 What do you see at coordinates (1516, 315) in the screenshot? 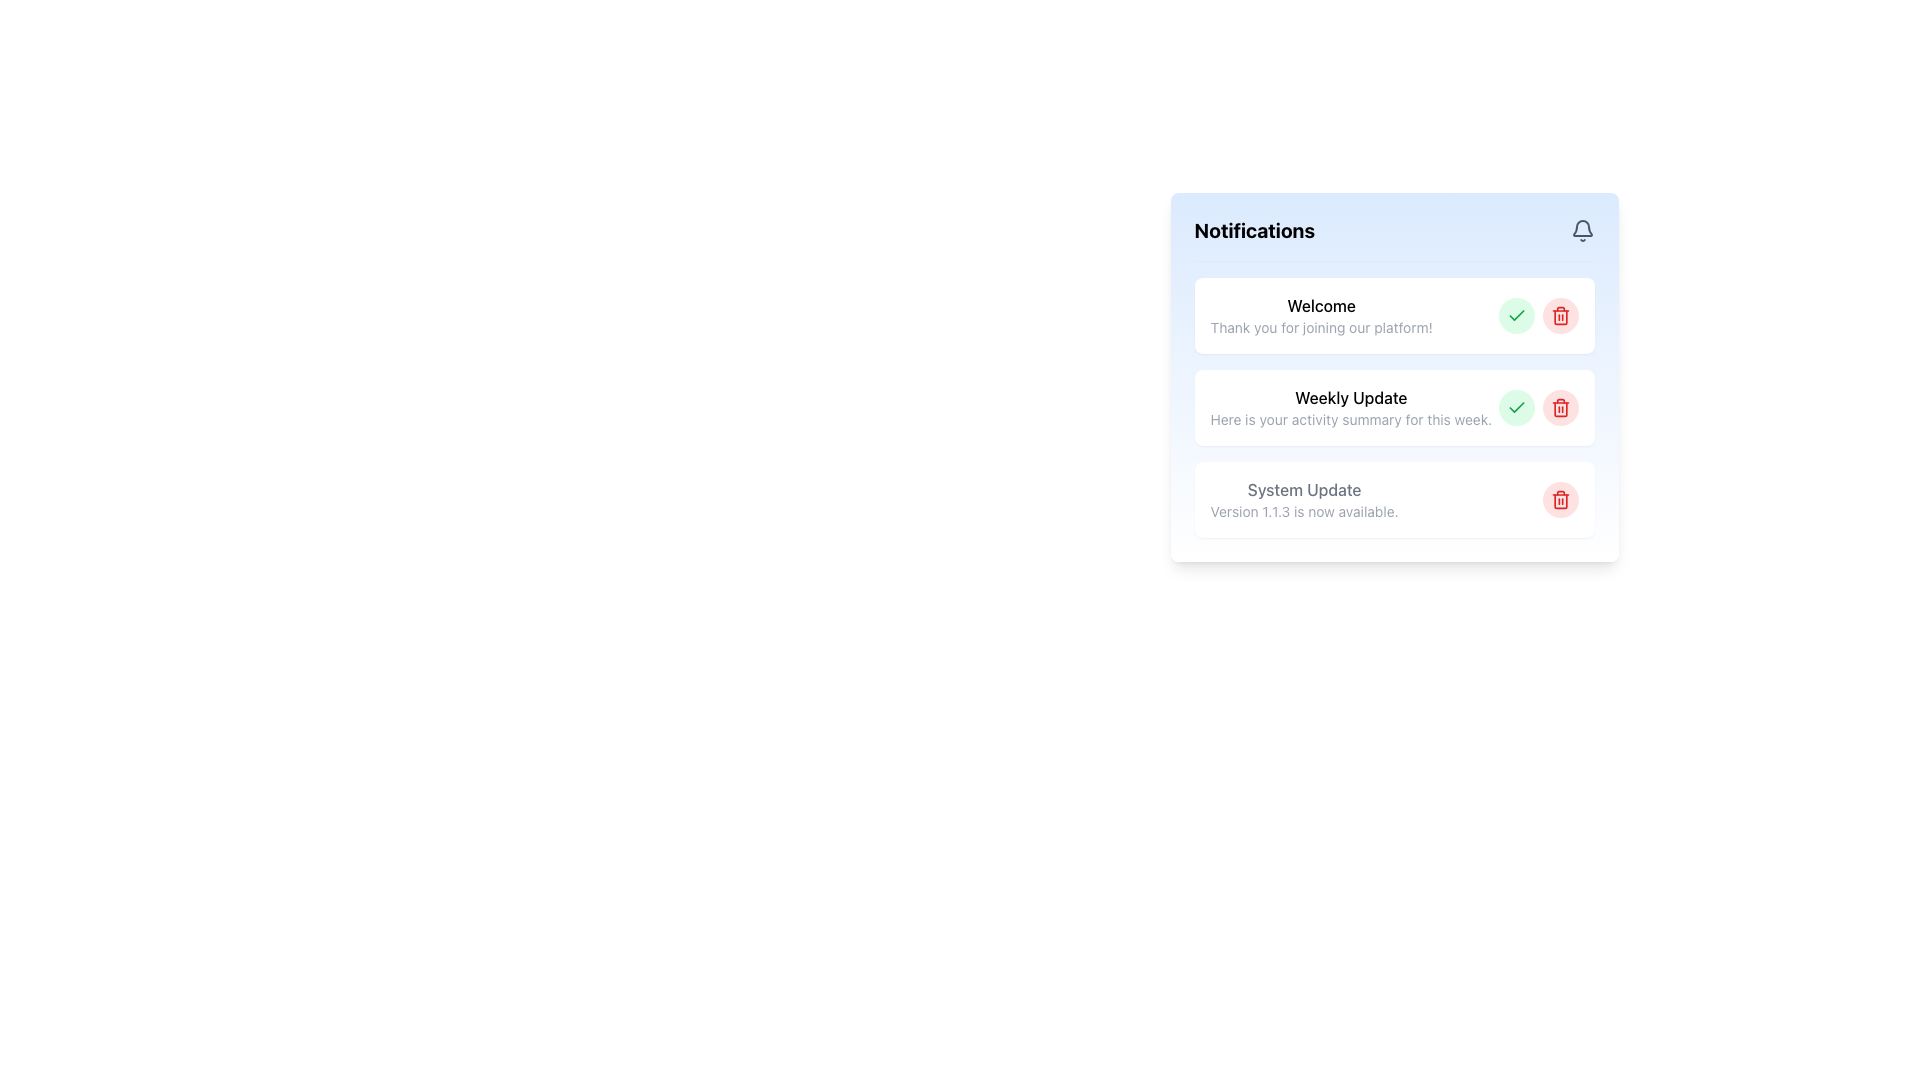
I see `the completion icon located beside the 'Weekly Update' text in the notification section` at bounding box center [1516, 315].